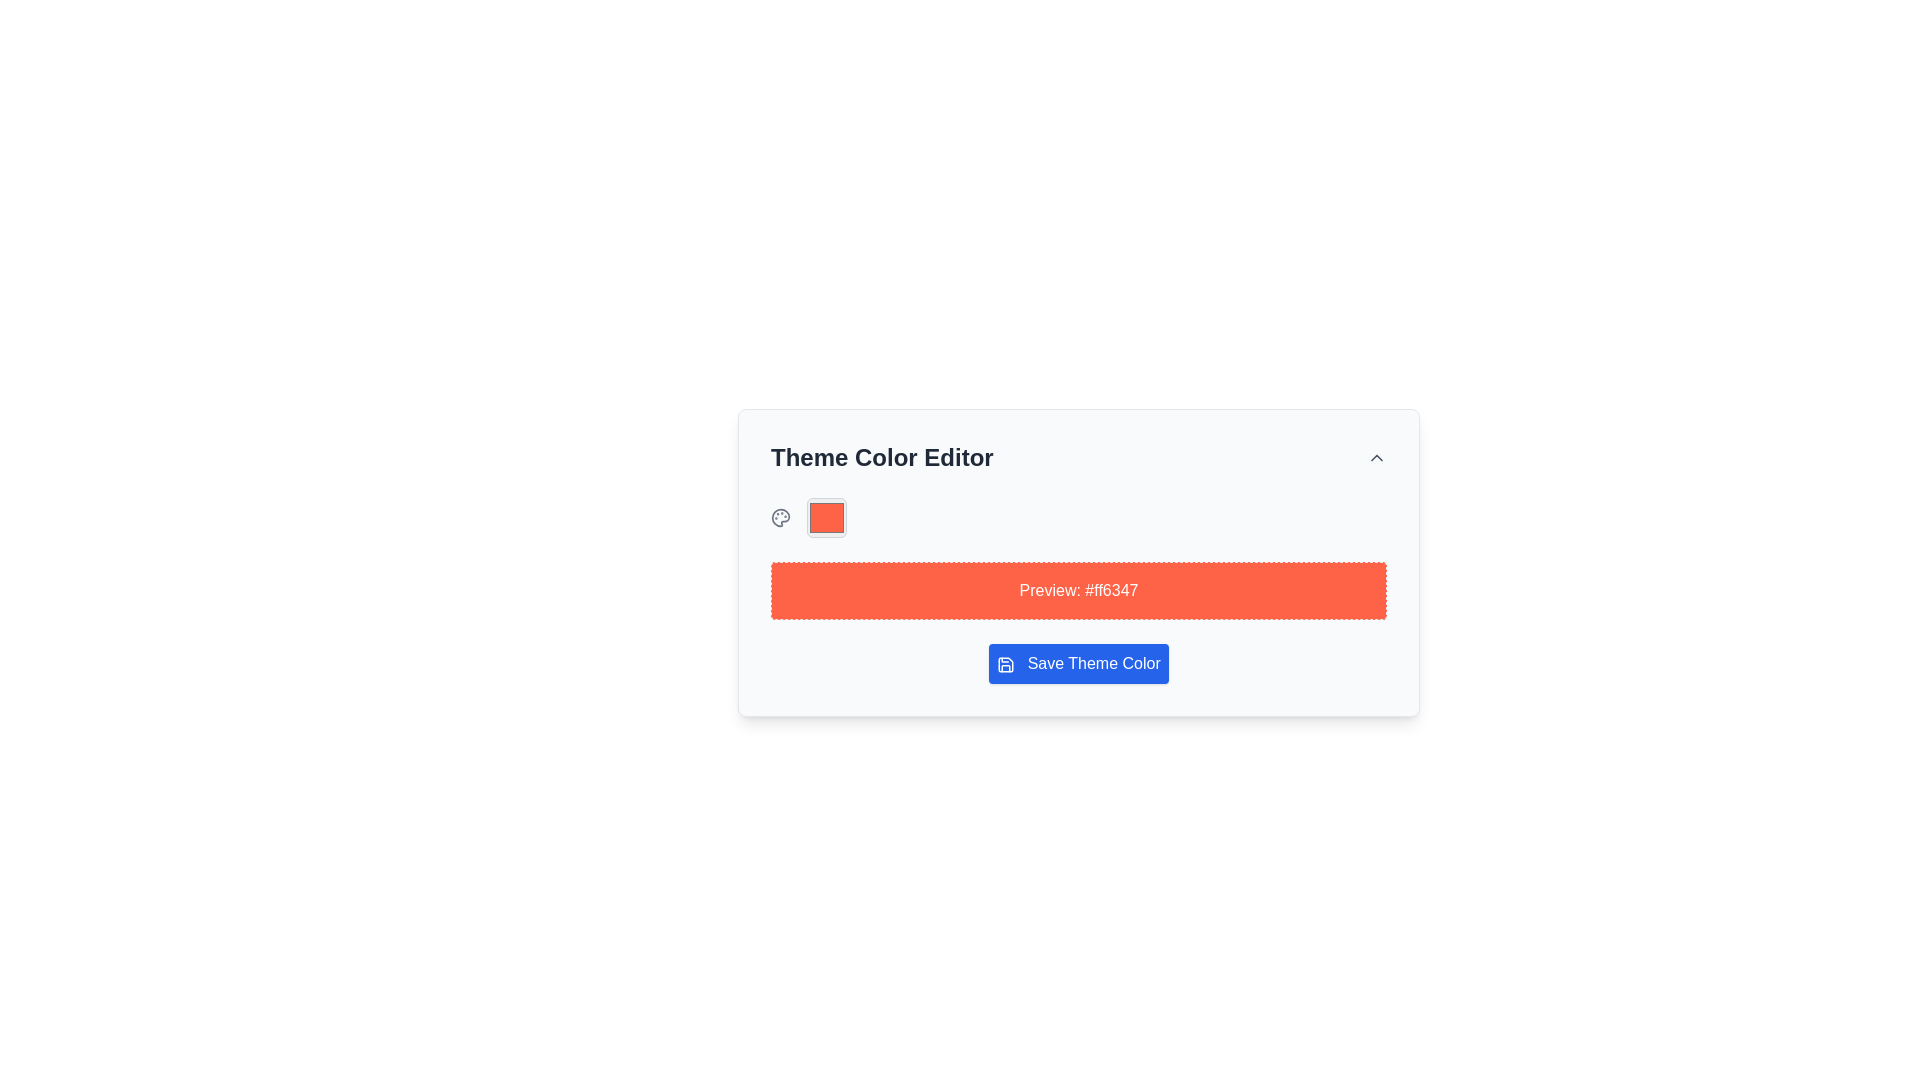 This screenshot has width=1920, height=1080. I want to click on the save icon, which is a minimalist floppy disk symbol with a blue background and white outlines, located within the 'Save Theme Color' button at the bottom of the interface, so click(1006, 664).